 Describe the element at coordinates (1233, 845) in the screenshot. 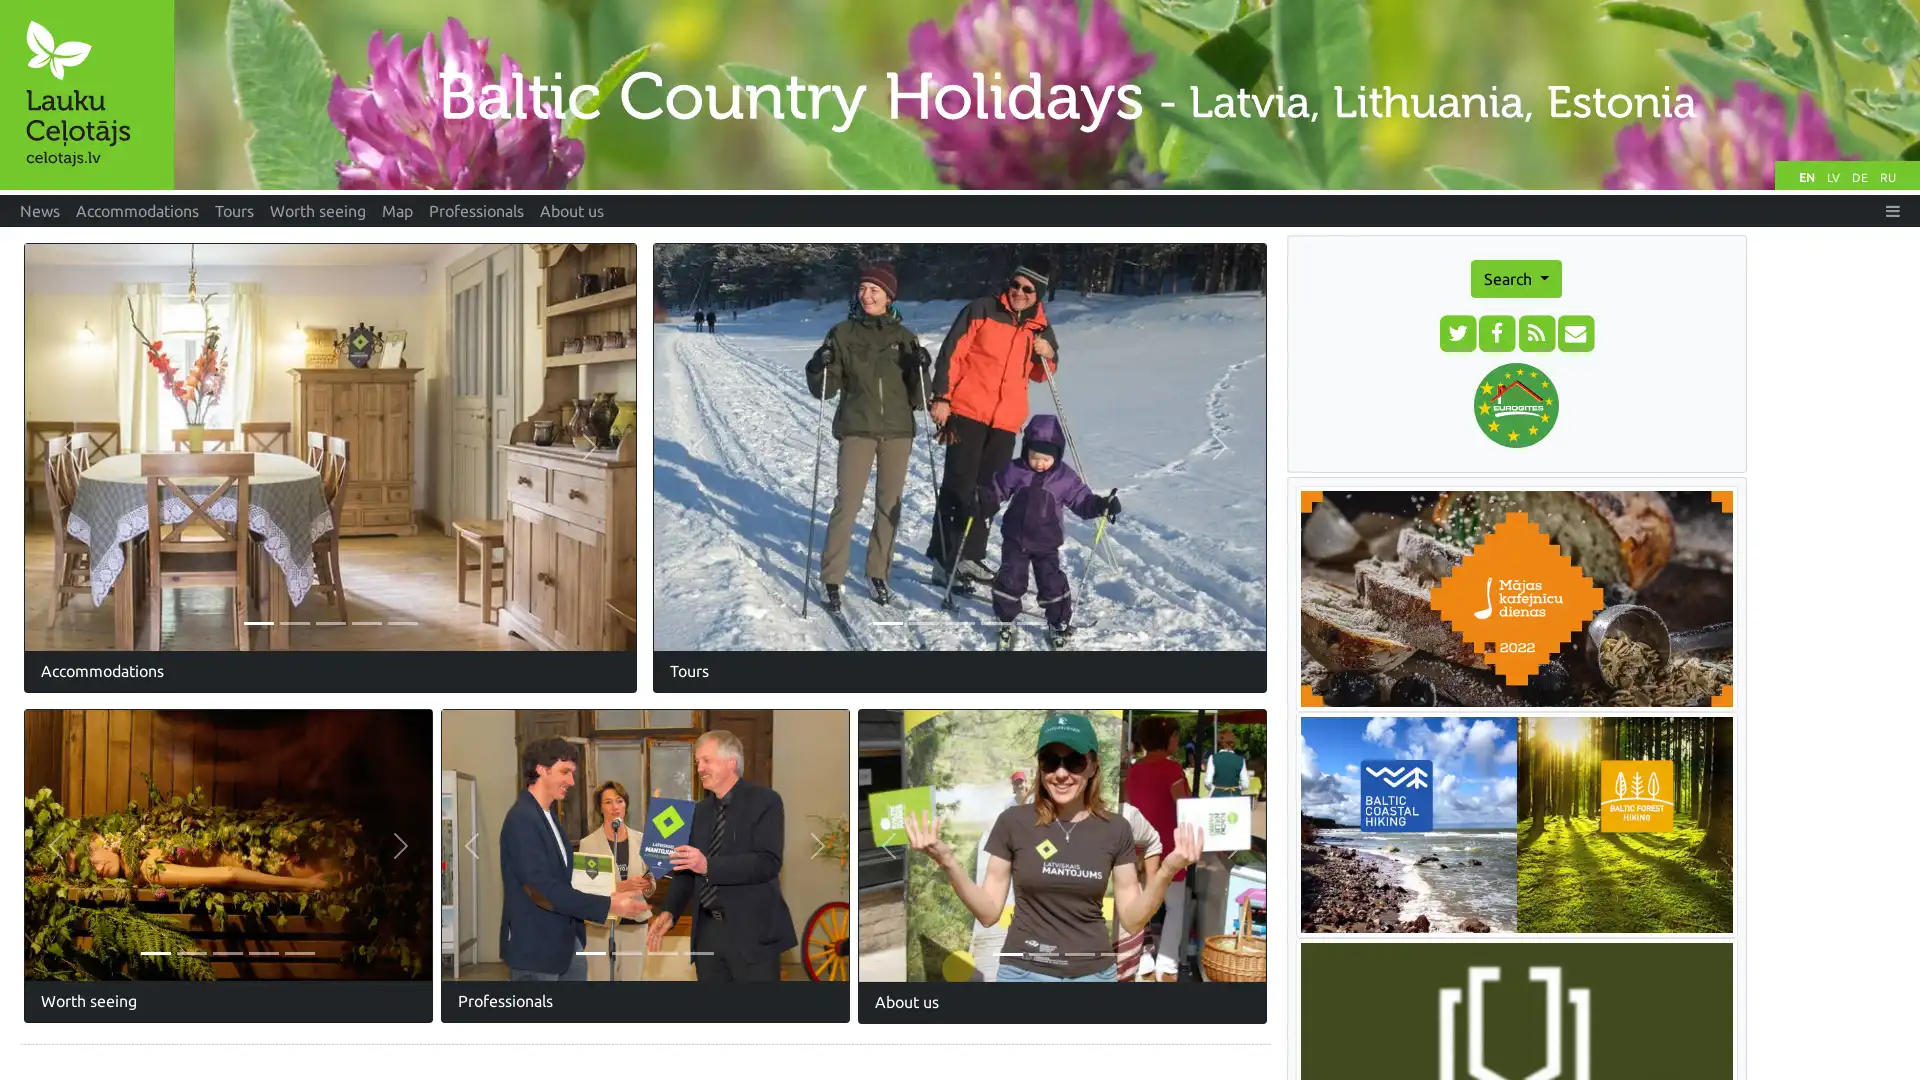

I see `Next` at that location.